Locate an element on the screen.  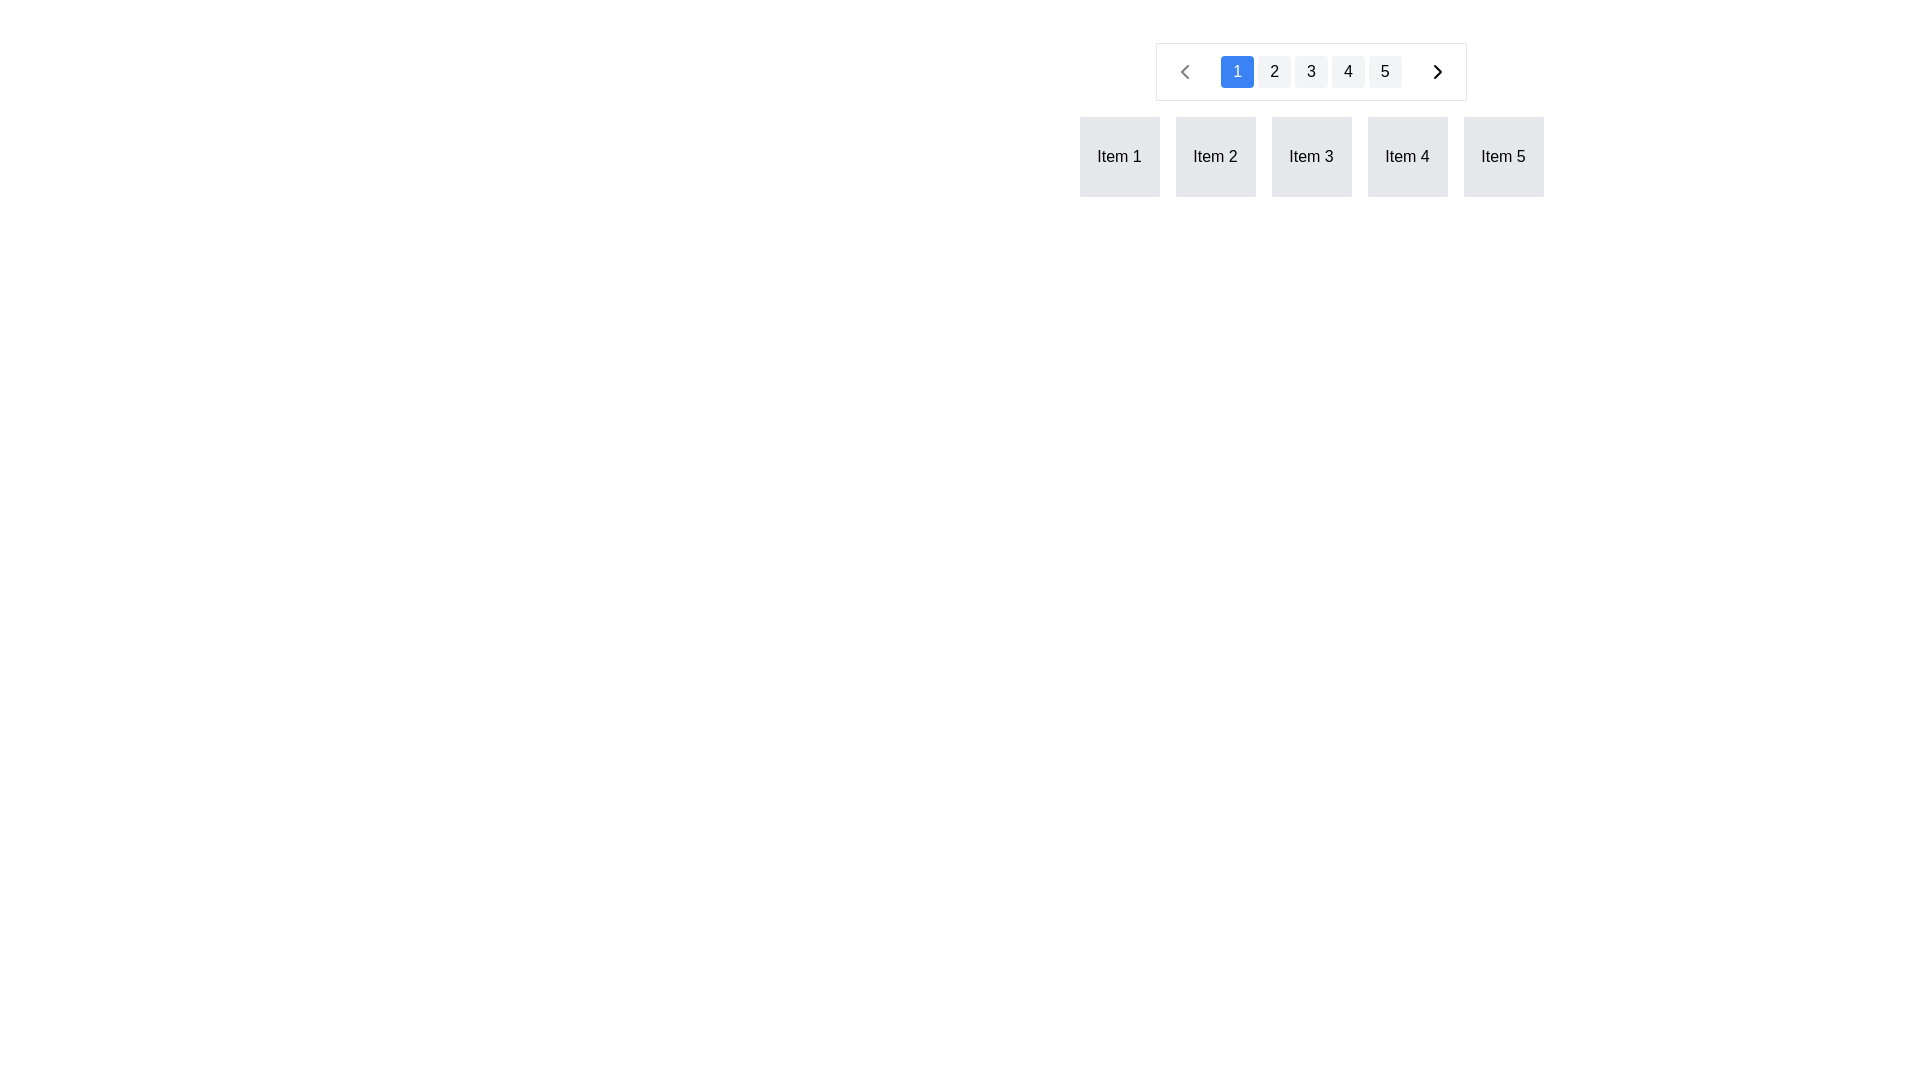
the left chevron arrow icon, which is the first element in the pagination control bar is located at coordinates (1185, 71).